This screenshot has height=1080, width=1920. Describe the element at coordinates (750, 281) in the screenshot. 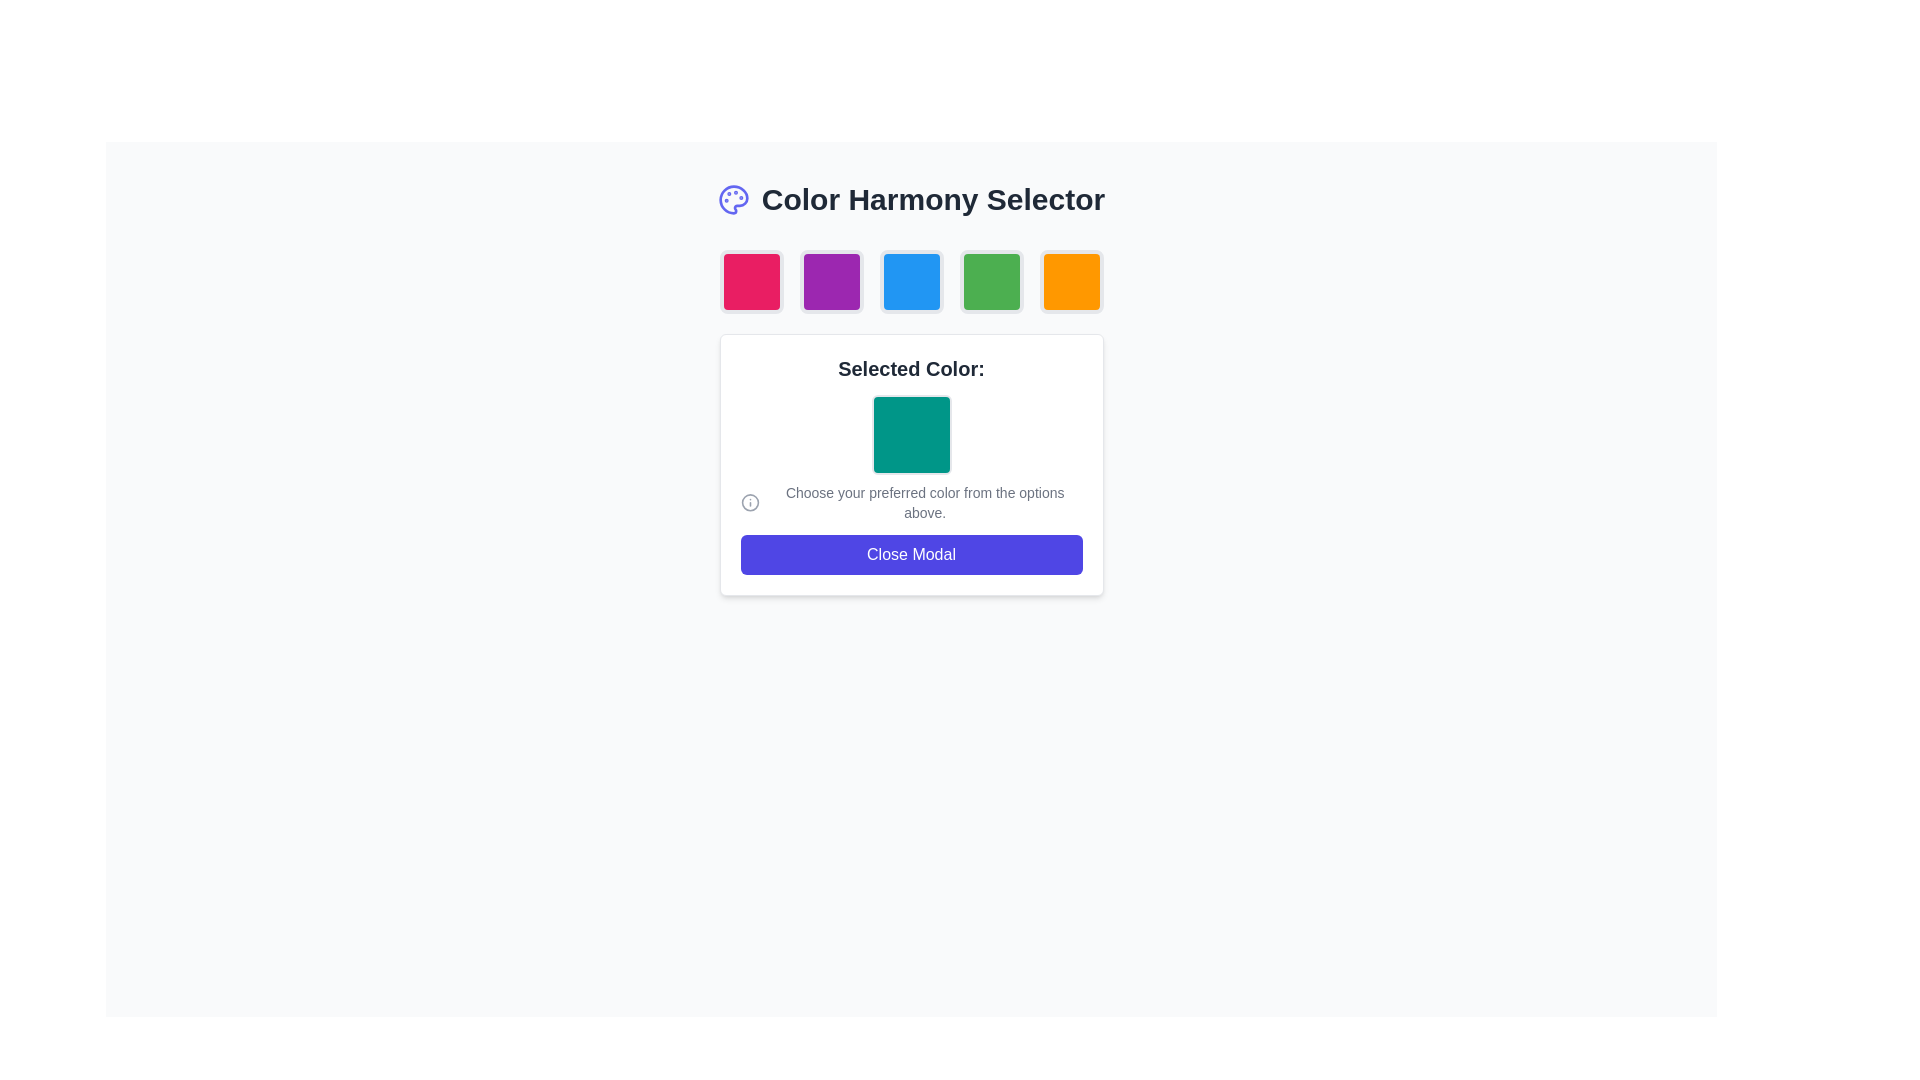

I see `the leftmost button in the Color Harmony Selector group` at that location.